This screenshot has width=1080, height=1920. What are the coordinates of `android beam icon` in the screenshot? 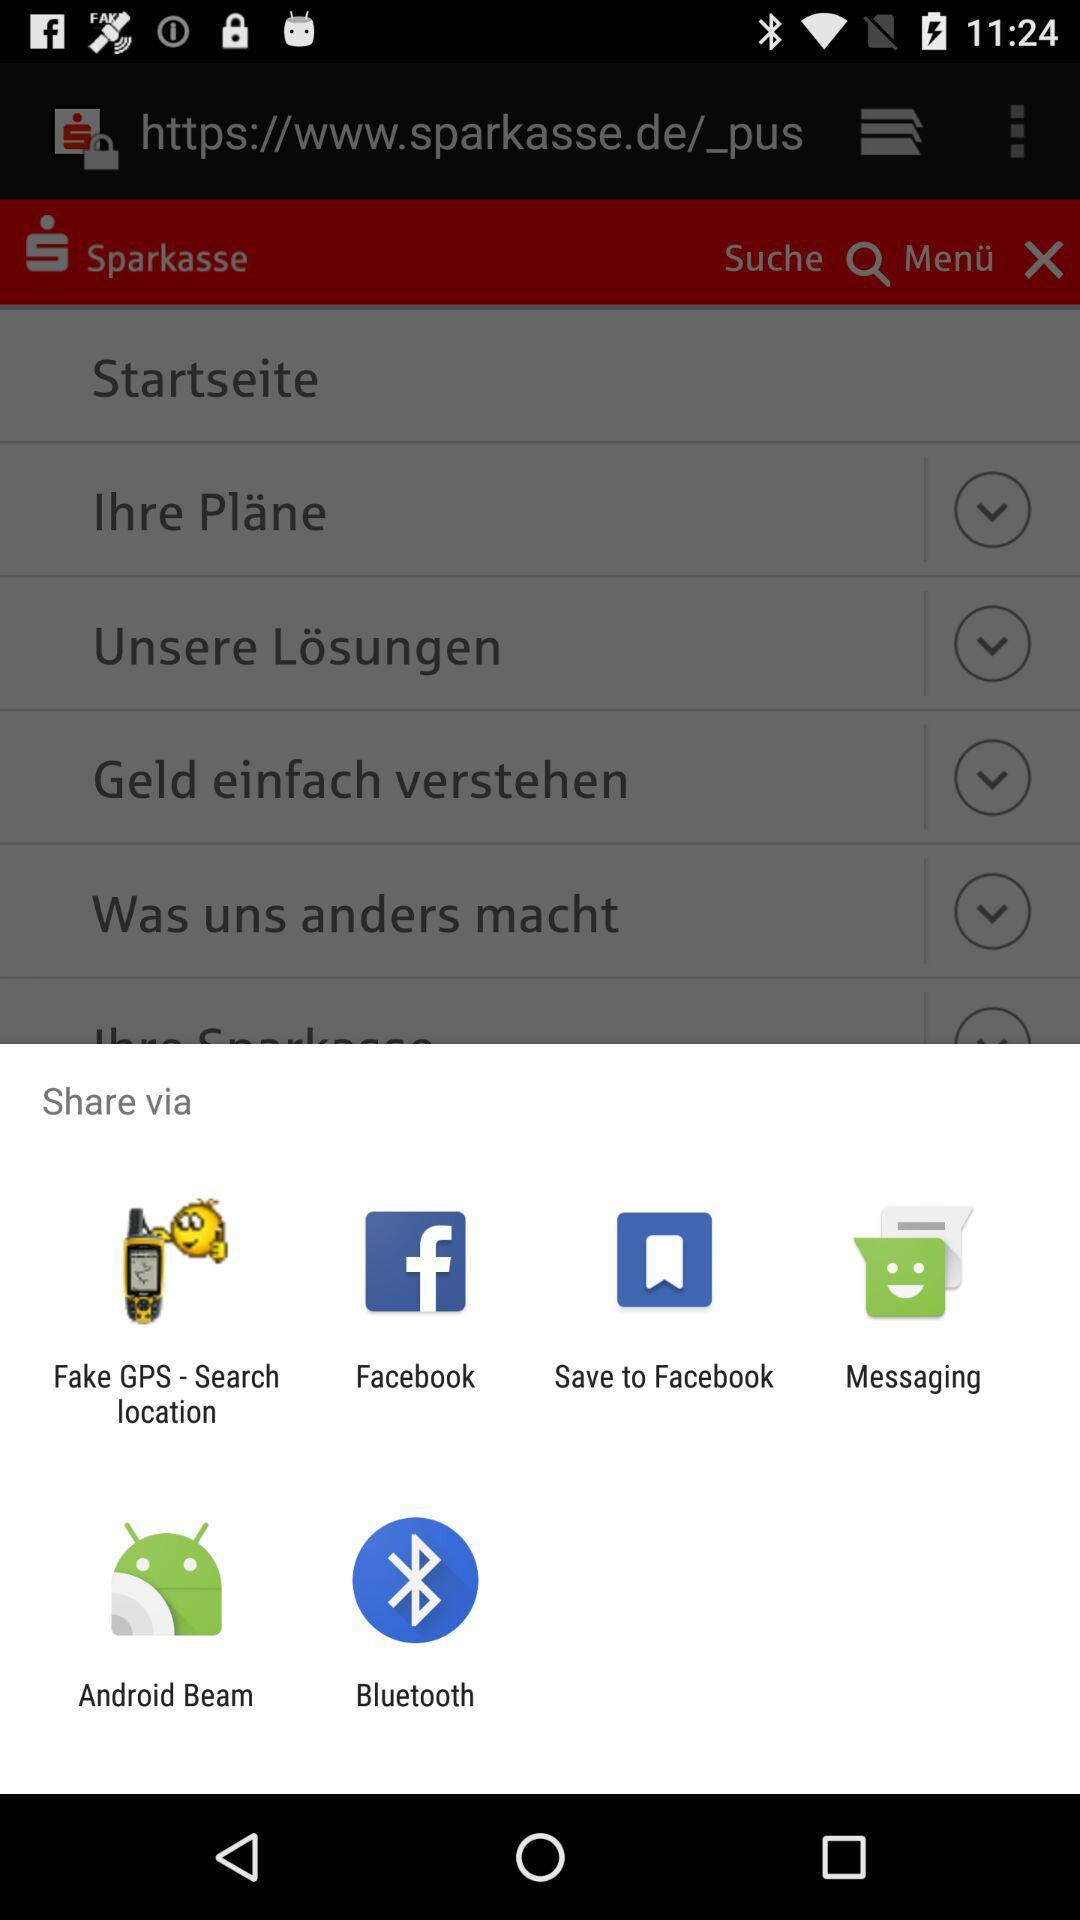 It's located at (165, 1711).